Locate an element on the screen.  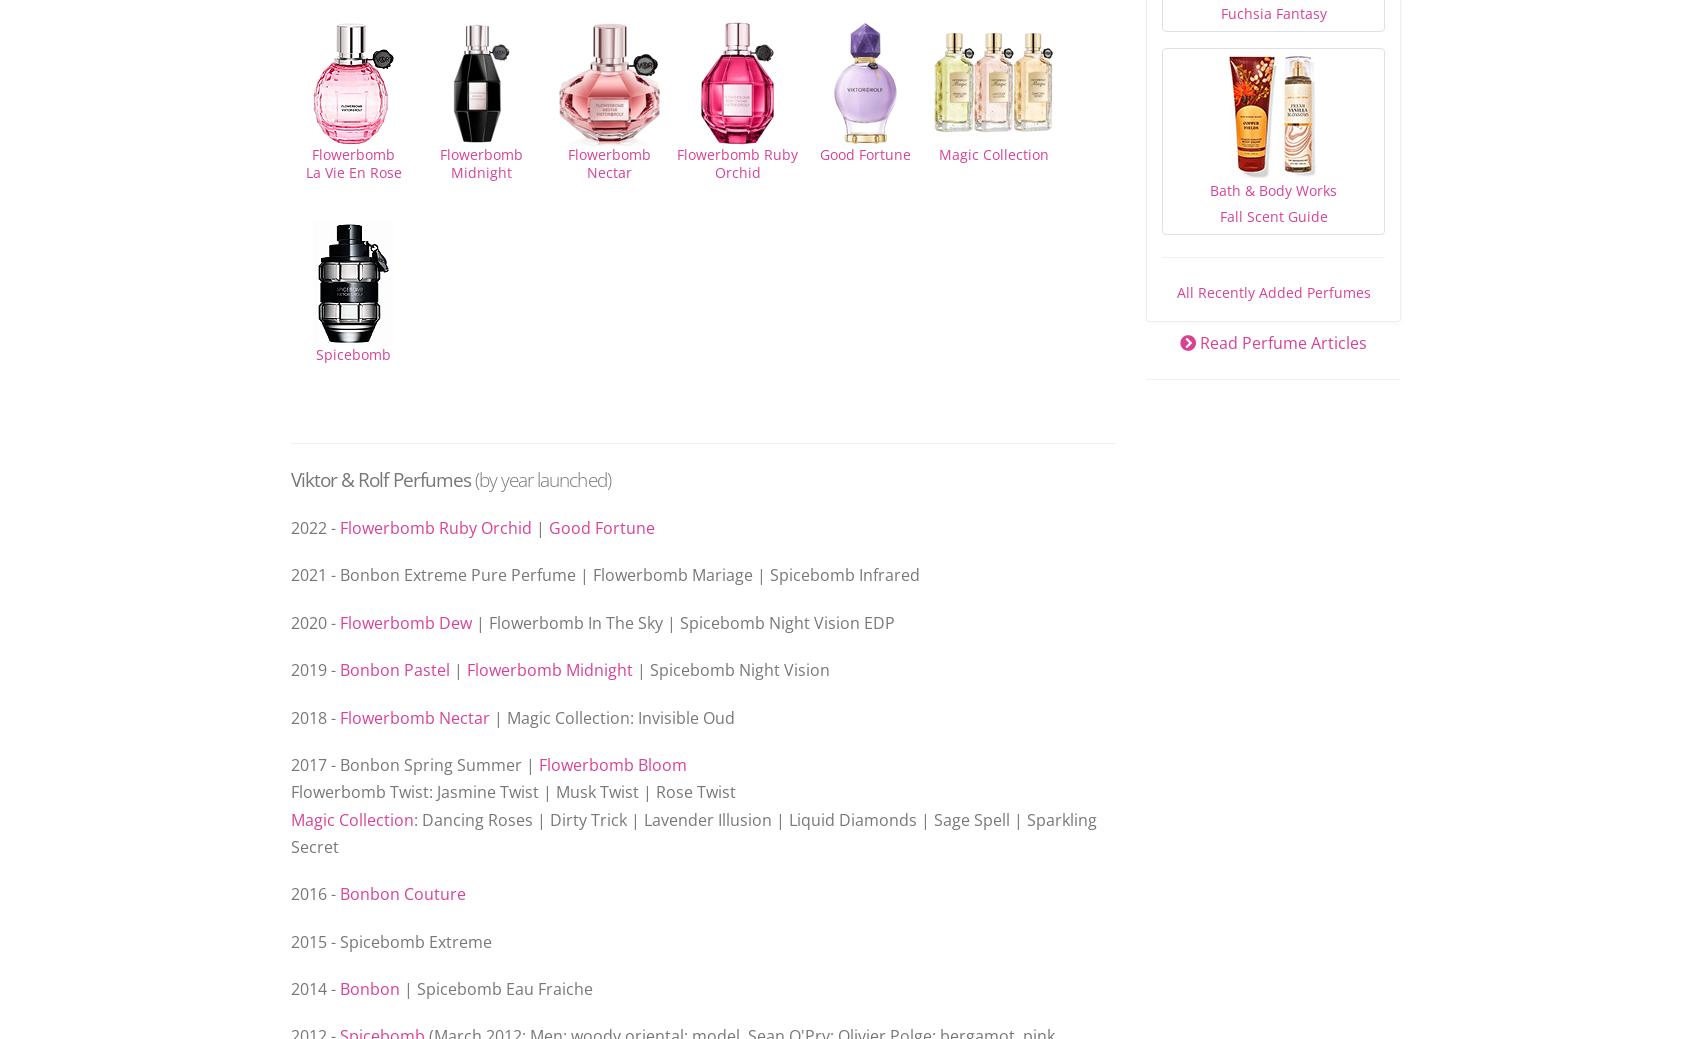
'| Flowerbomb In The Sky | Spicebomb Night Vision EDP' is located at coordinates (471, 622).